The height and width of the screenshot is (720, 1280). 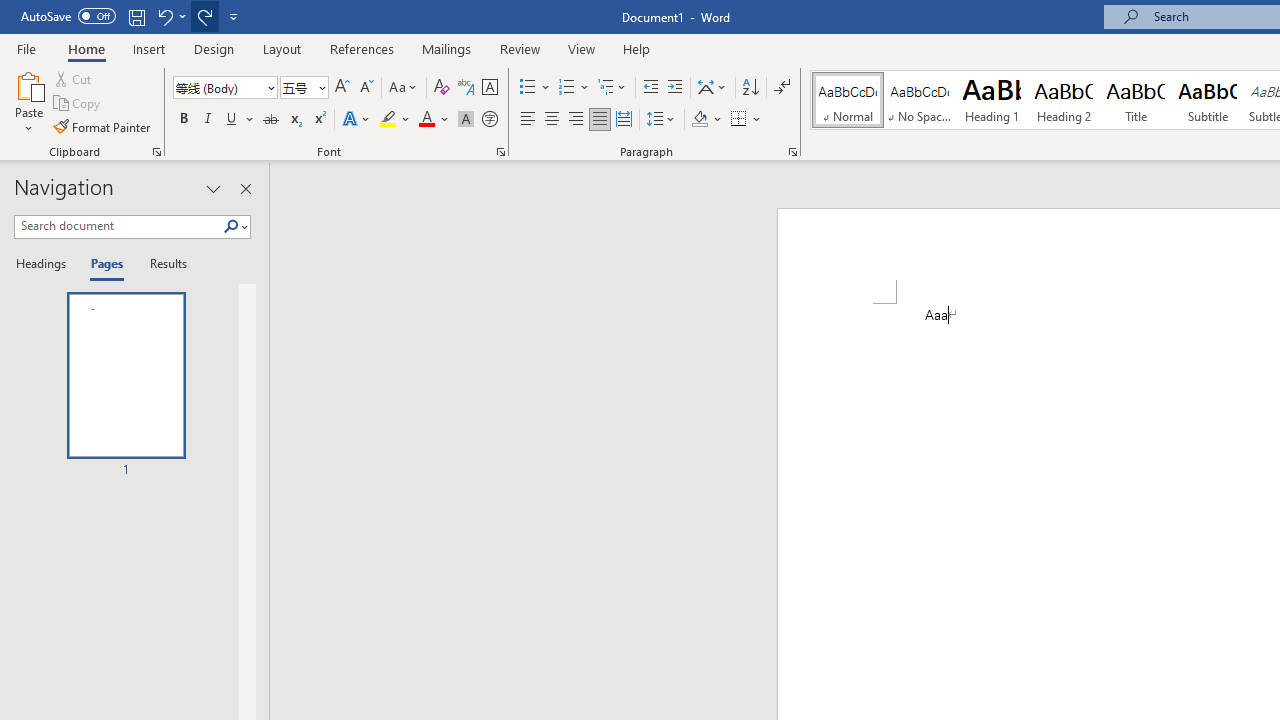 What do you see at coordinates (1207, 100) in the screenshot?
I see `'Subtitle'` at bounding box center [1207, 100].